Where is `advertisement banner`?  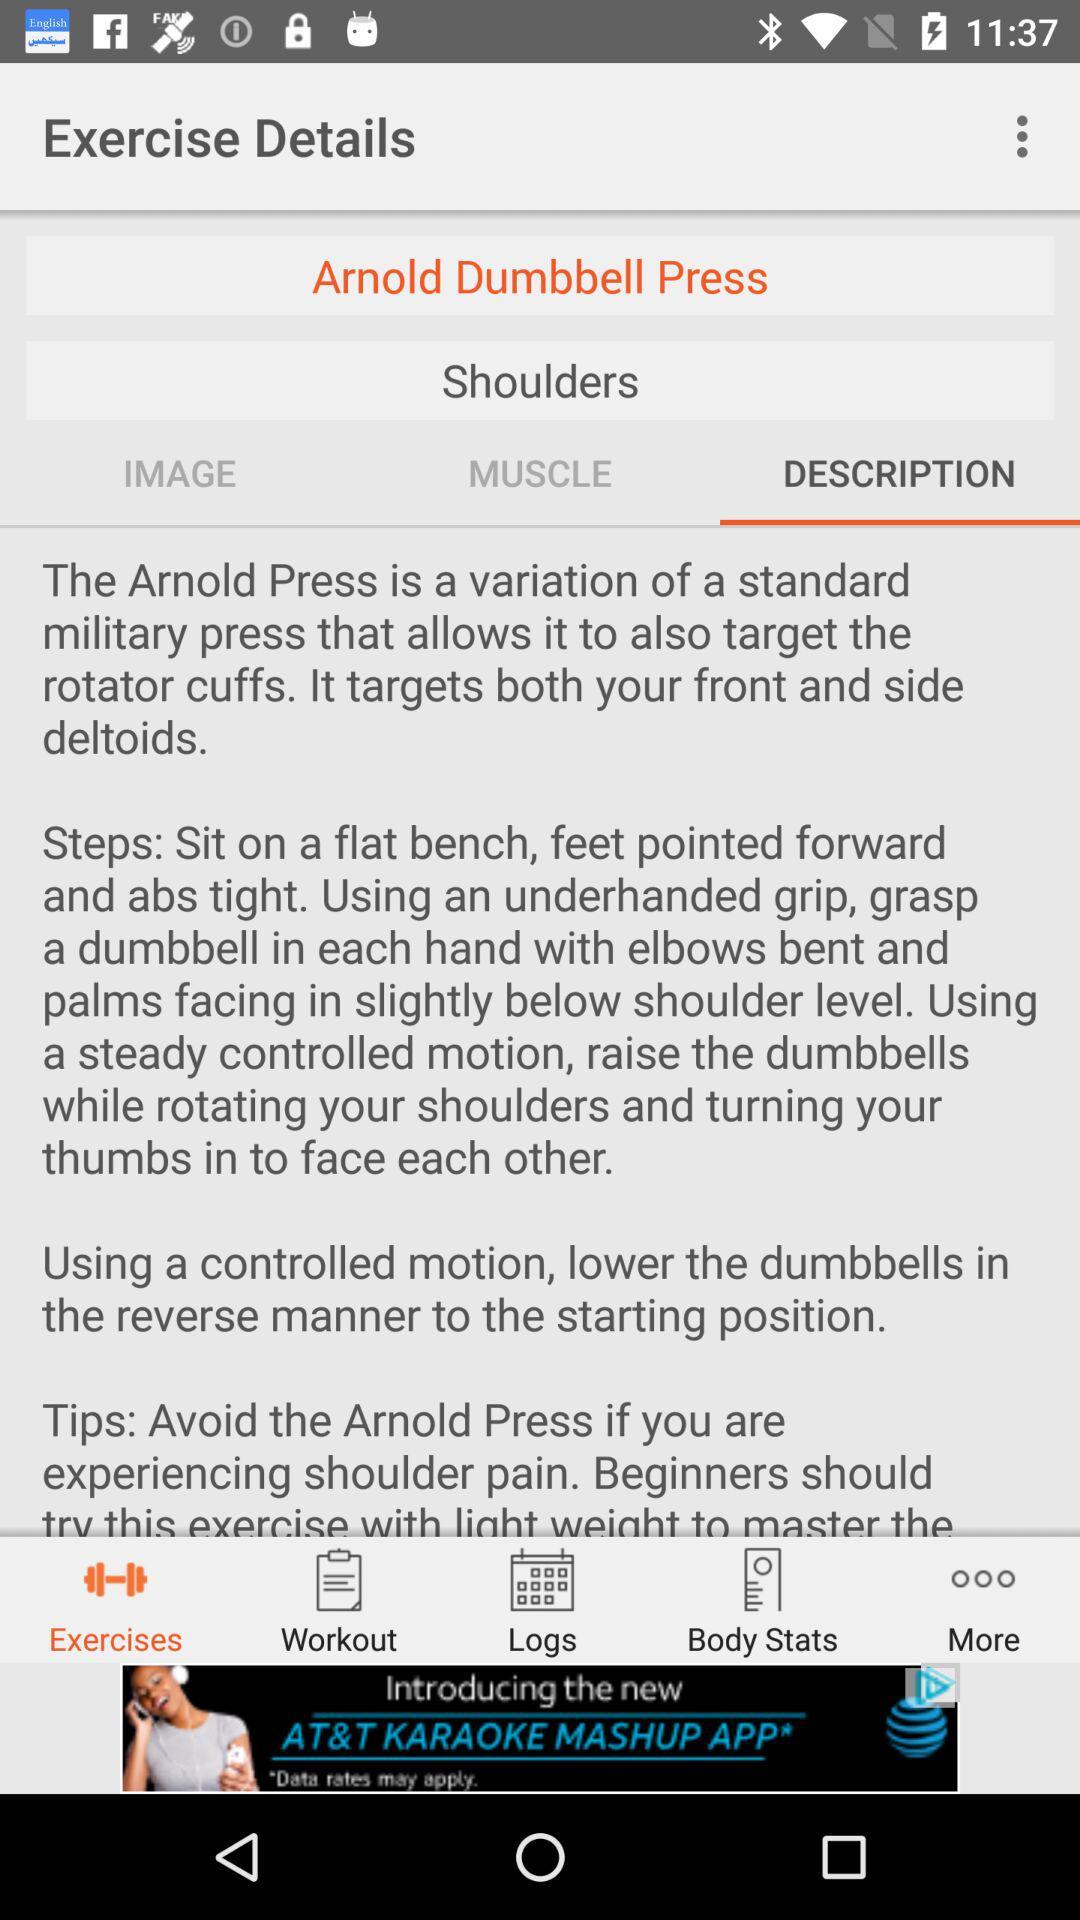 advertisement banner is located at coordinates (540, 1727).